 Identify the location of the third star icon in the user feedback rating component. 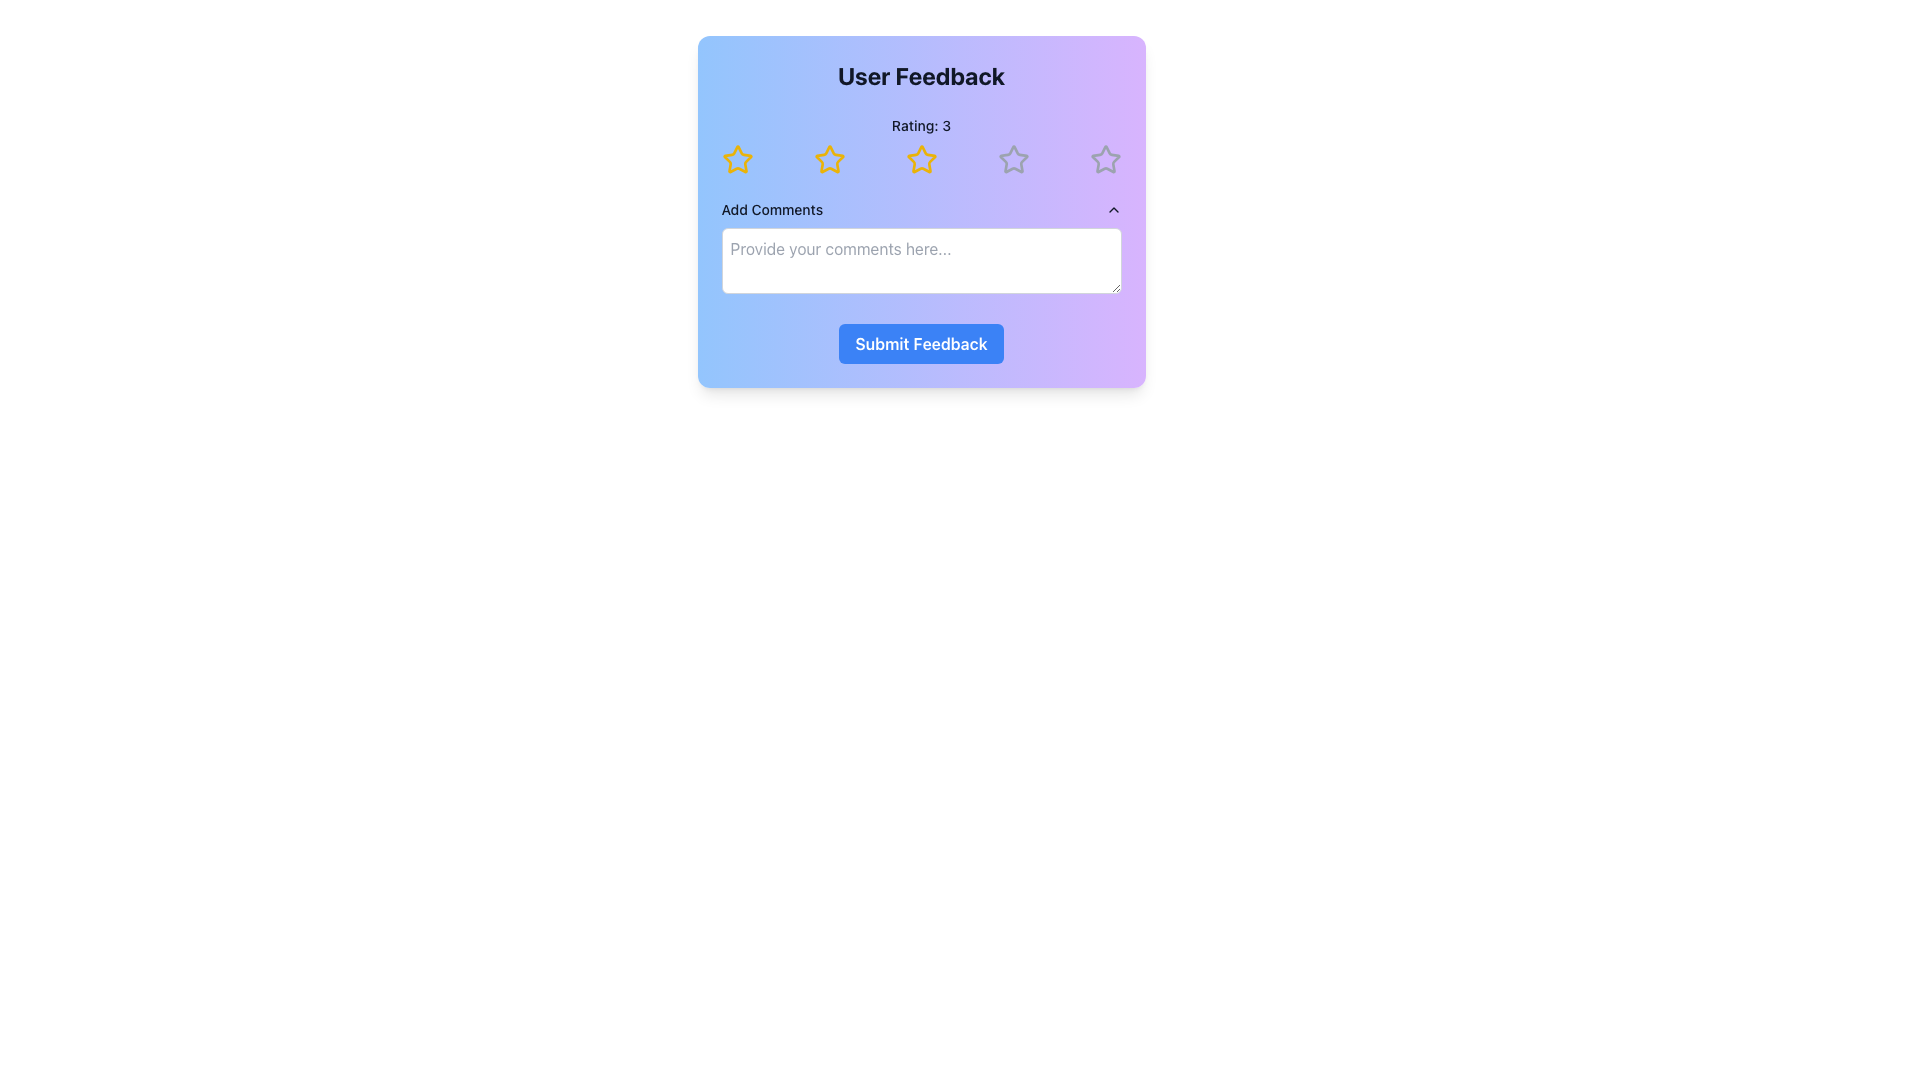
(920, 158).